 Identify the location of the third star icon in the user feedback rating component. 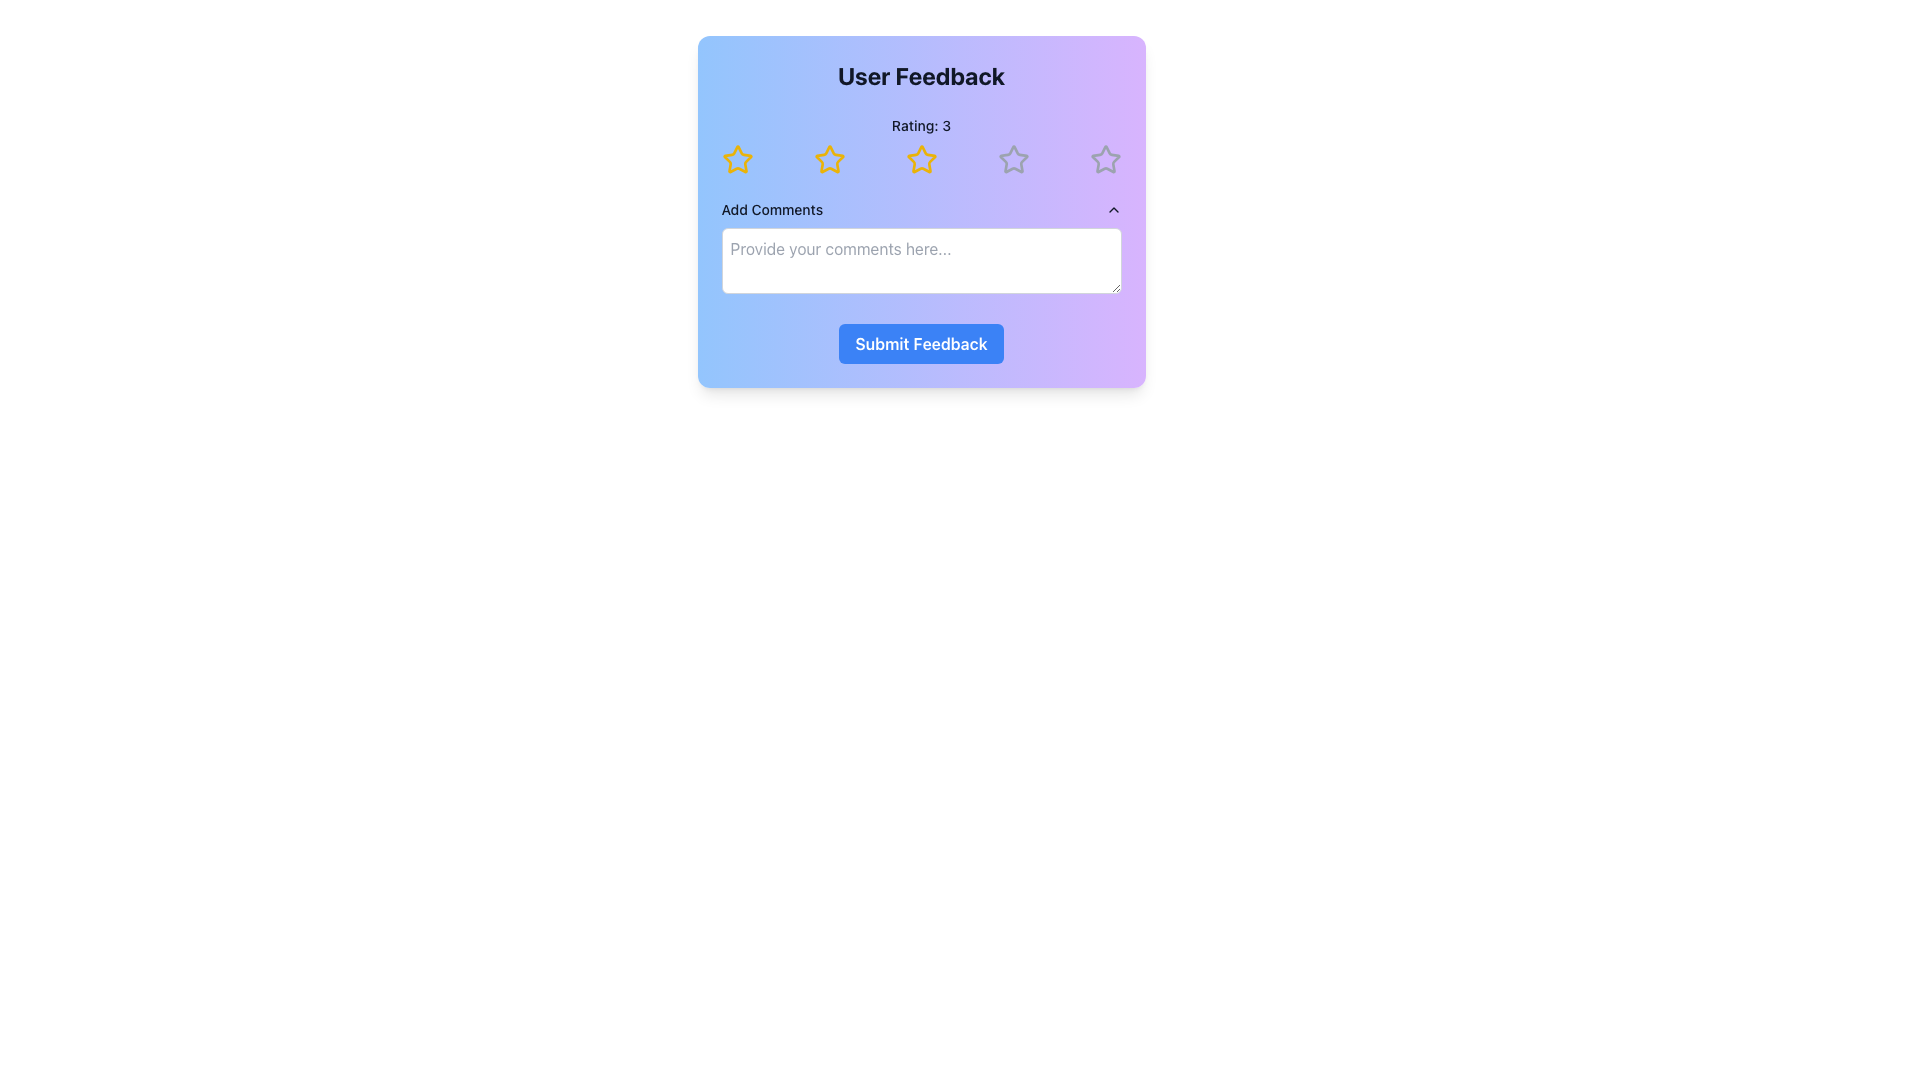
(920, 158).